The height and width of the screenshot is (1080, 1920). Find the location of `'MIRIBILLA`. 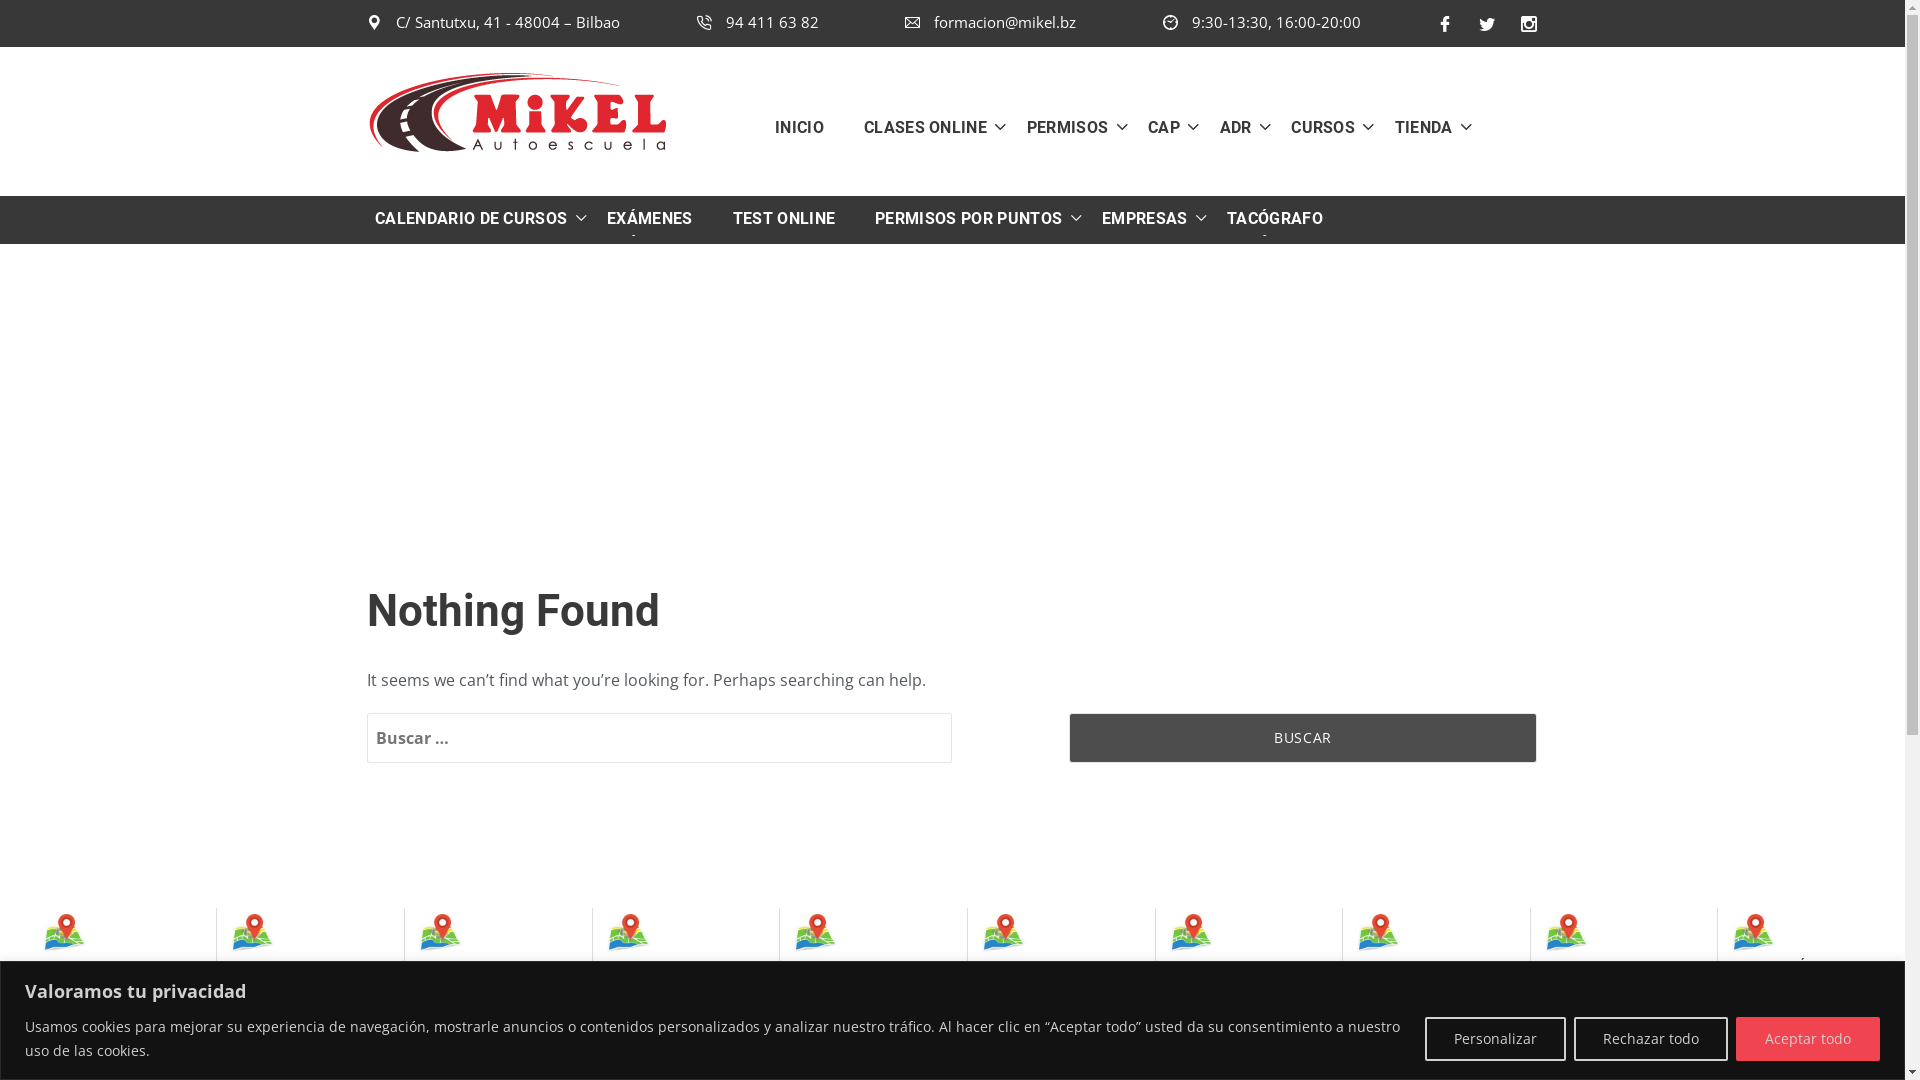

'MIRIBILLA is located at coordinates (672, 974).